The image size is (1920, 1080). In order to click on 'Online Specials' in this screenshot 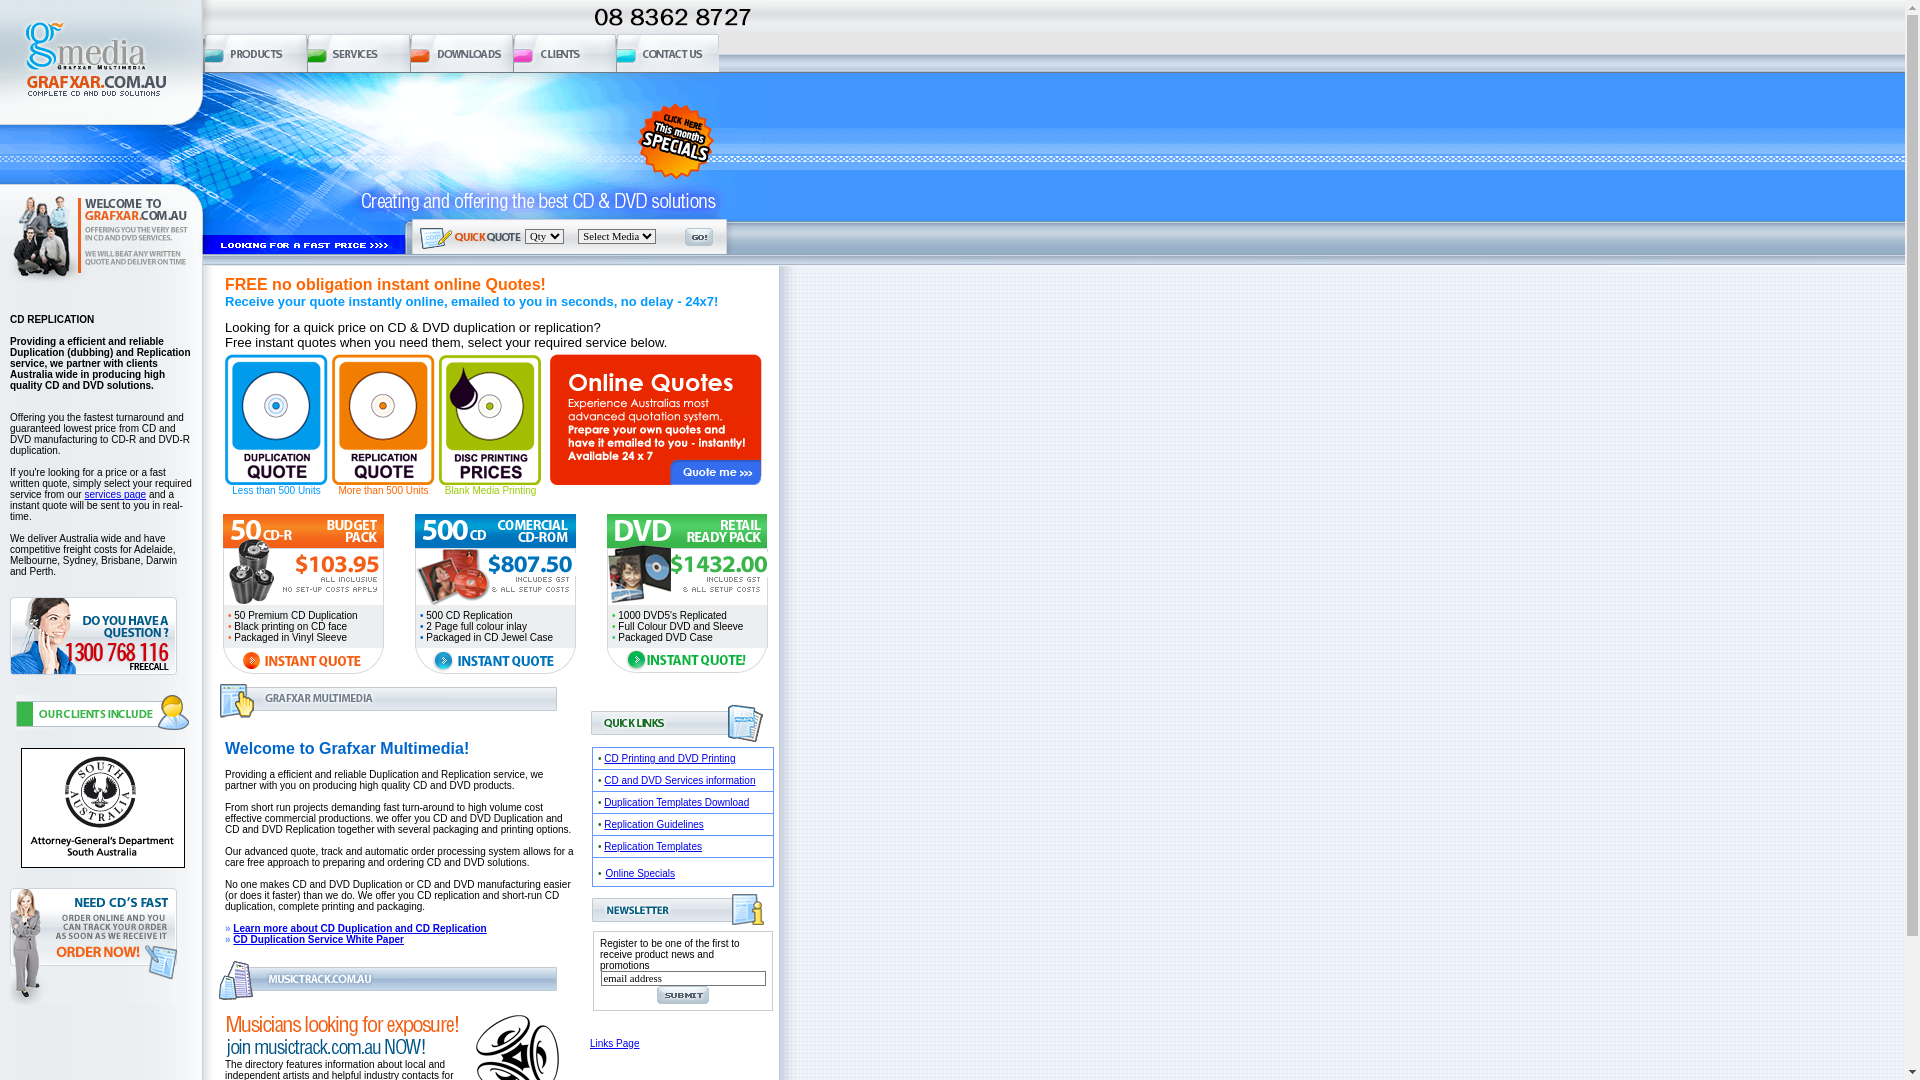, I will do `click(604, 872)`.